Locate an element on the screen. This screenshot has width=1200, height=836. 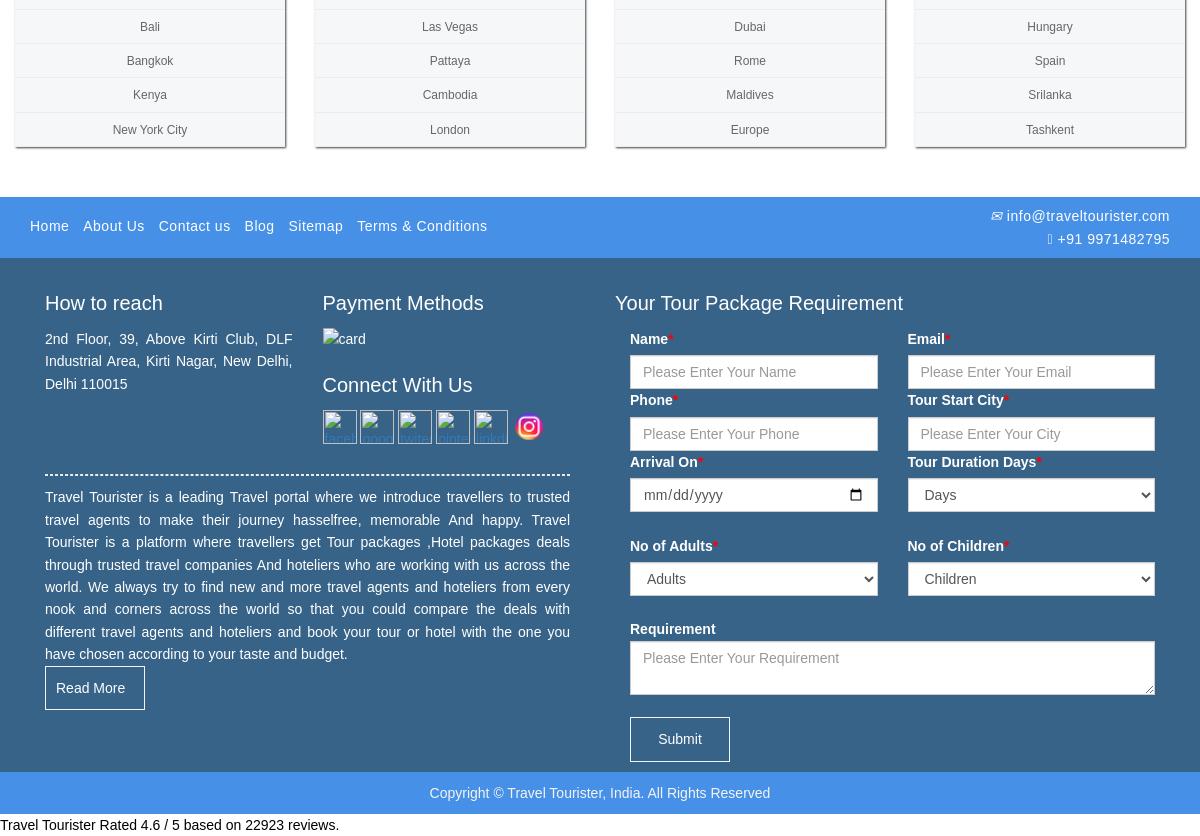
'Contact us' is located at coordinates (157, 225).